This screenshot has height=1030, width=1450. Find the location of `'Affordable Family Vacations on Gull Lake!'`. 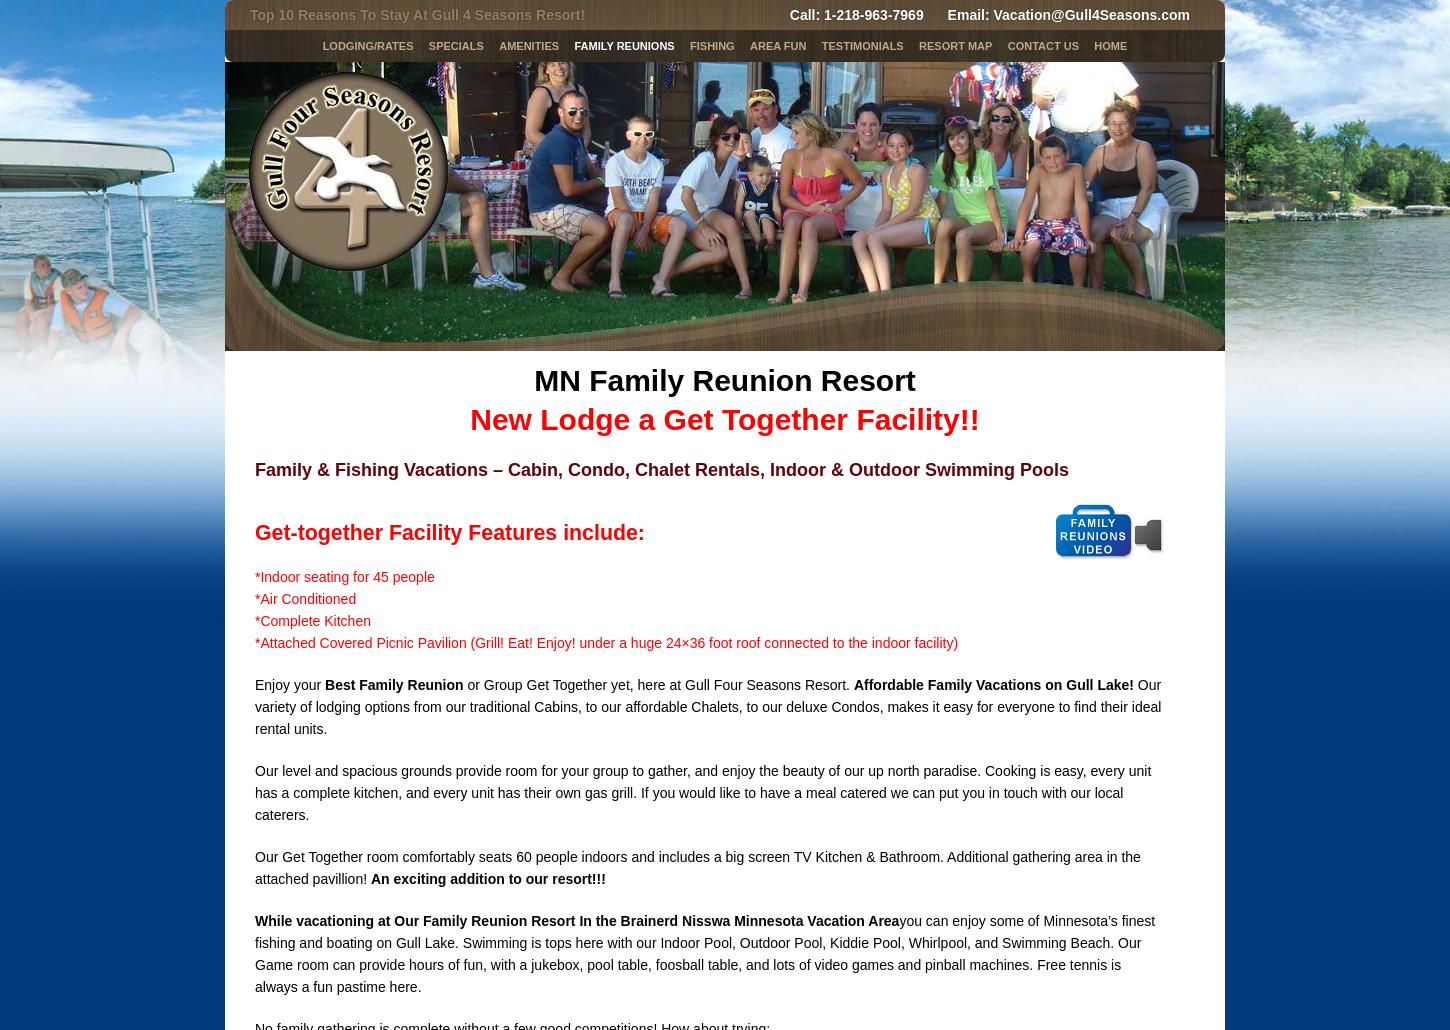

'Affordable Family Vacations on Gull Lake!' is located at coordinates (992, 683).